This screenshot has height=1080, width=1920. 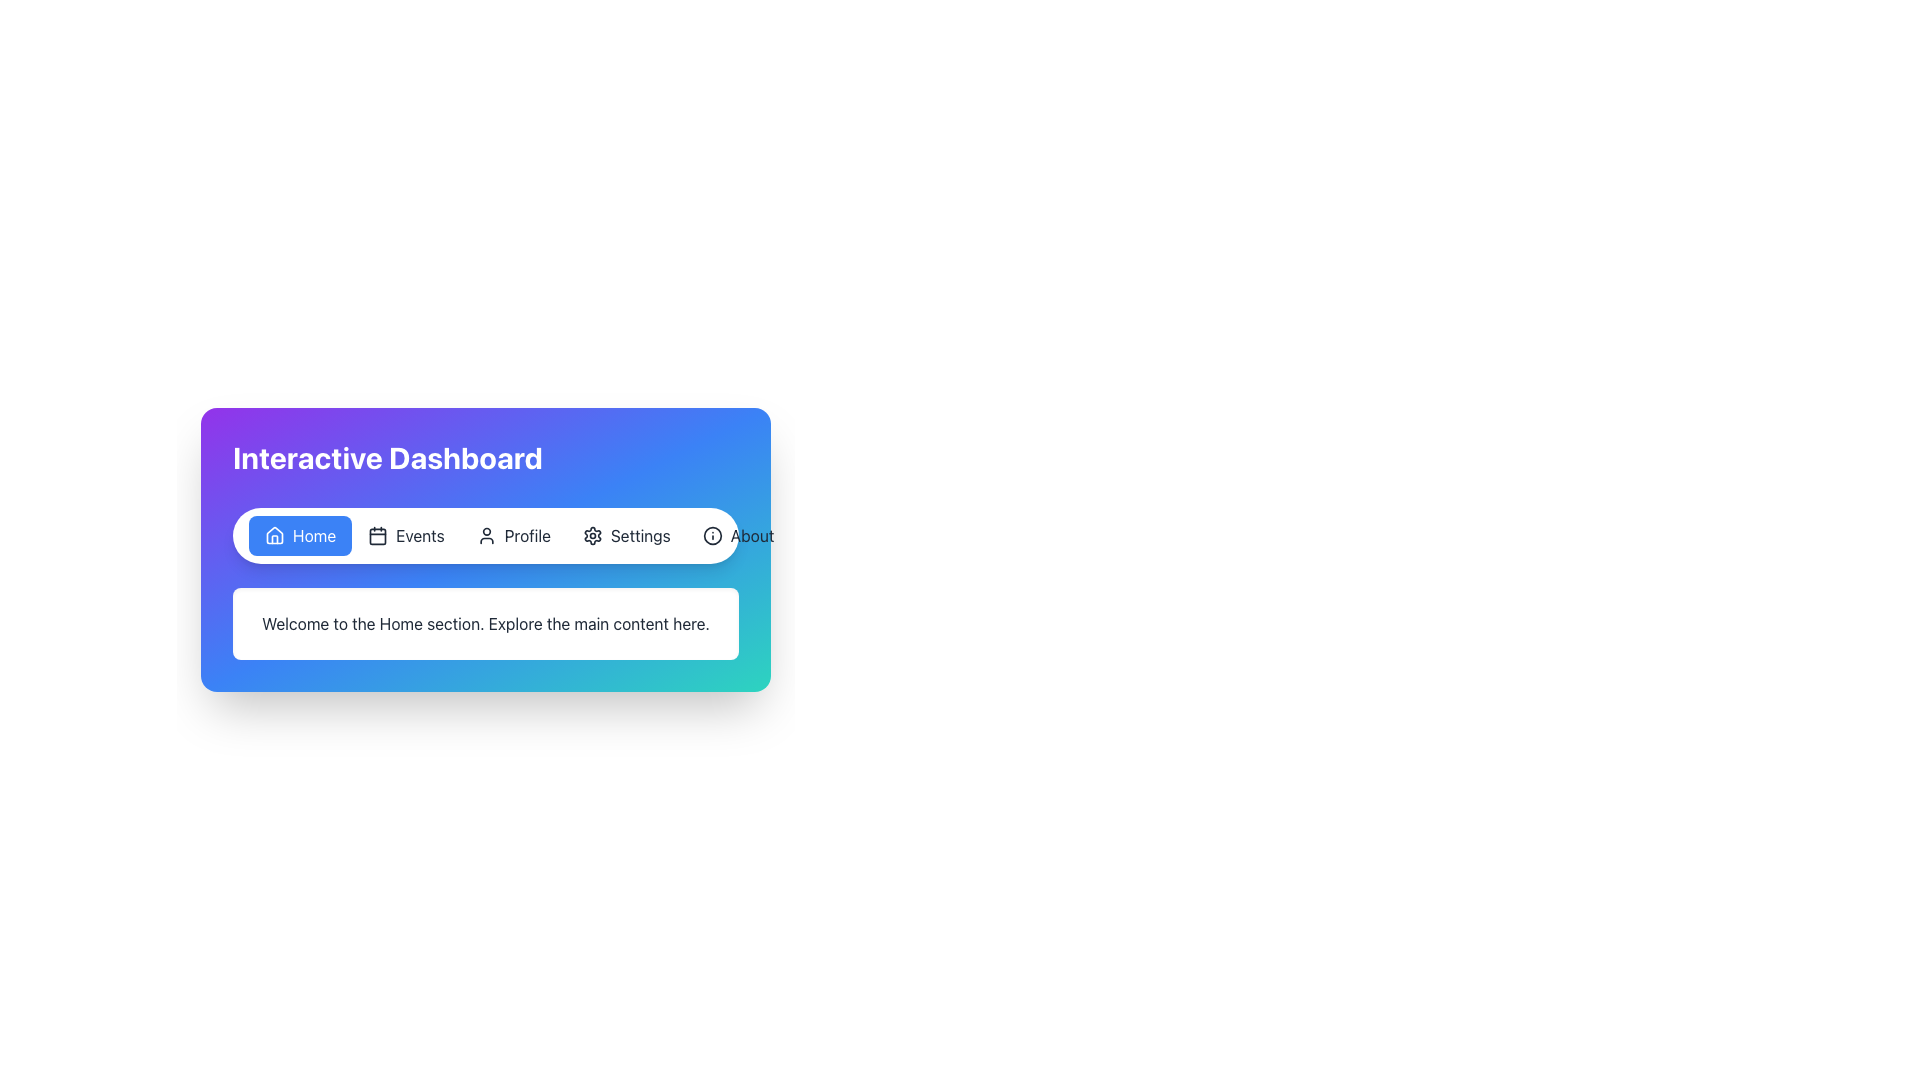 What do you see at coordinates (737, 535) in the screenshot?
I see `the rightmost button in the navigation bar` at bounding box center [737, 535].